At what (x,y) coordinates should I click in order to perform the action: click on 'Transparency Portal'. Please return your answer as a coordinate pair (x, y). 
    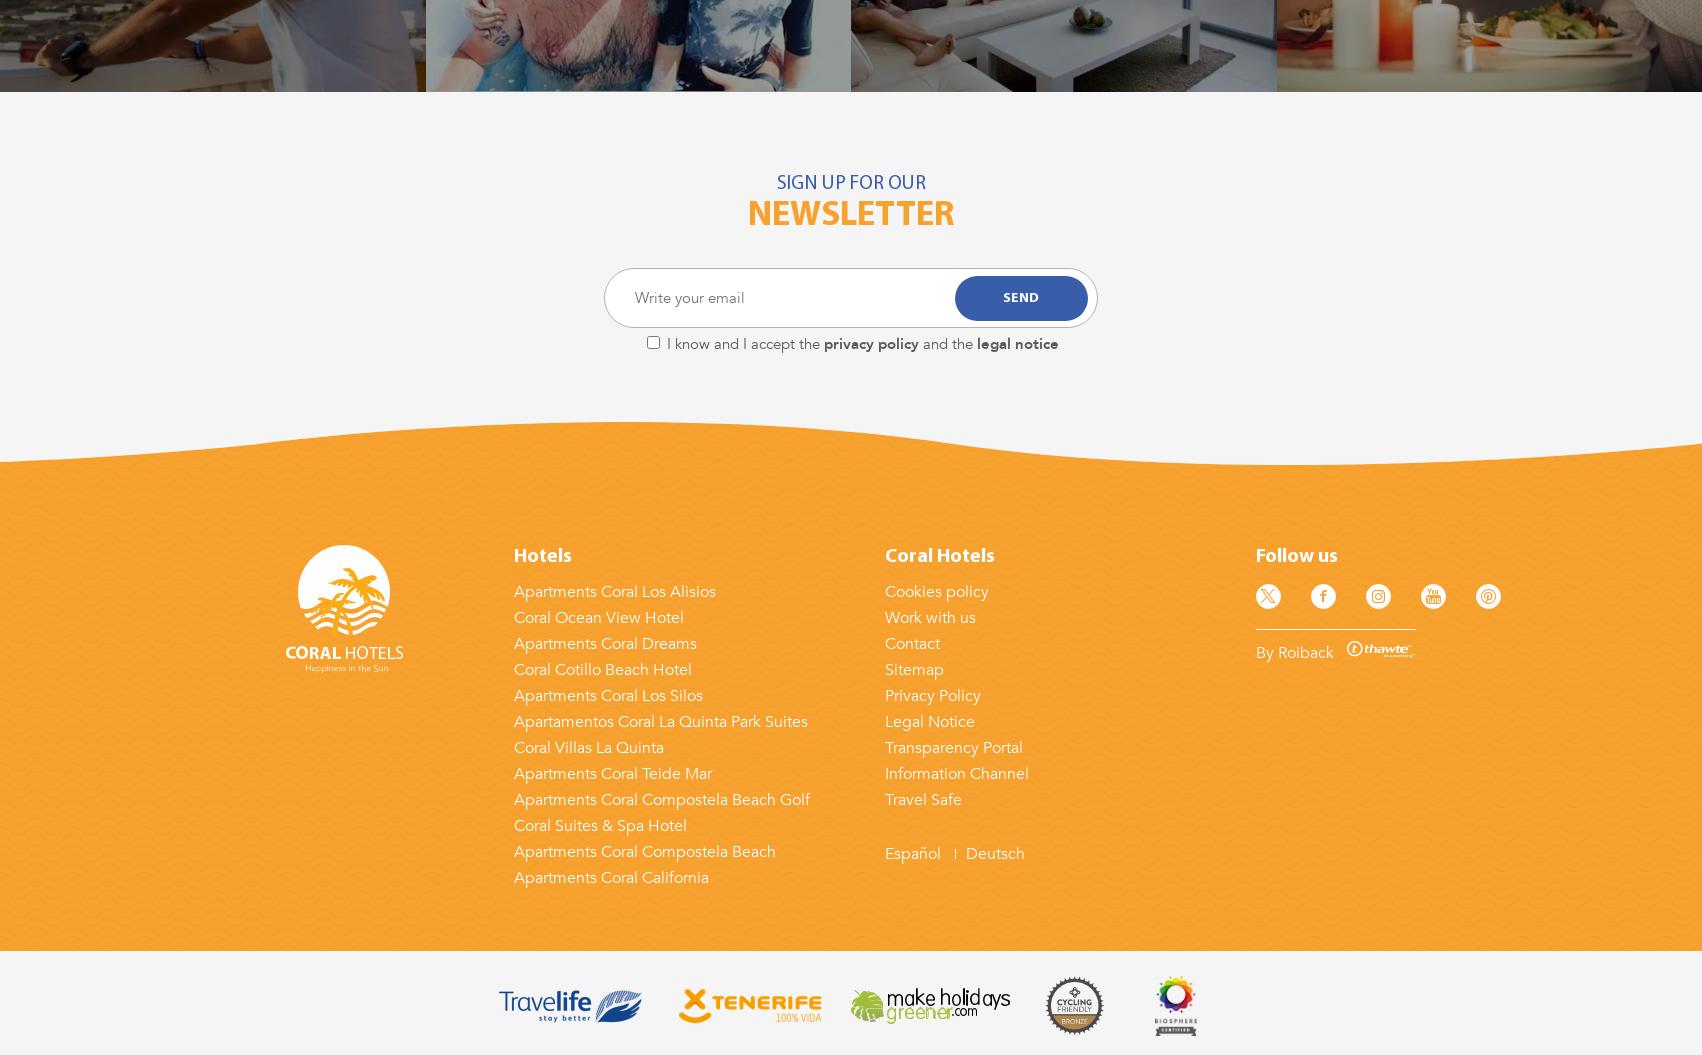
    Looking at the image, I should click on (952, 747).